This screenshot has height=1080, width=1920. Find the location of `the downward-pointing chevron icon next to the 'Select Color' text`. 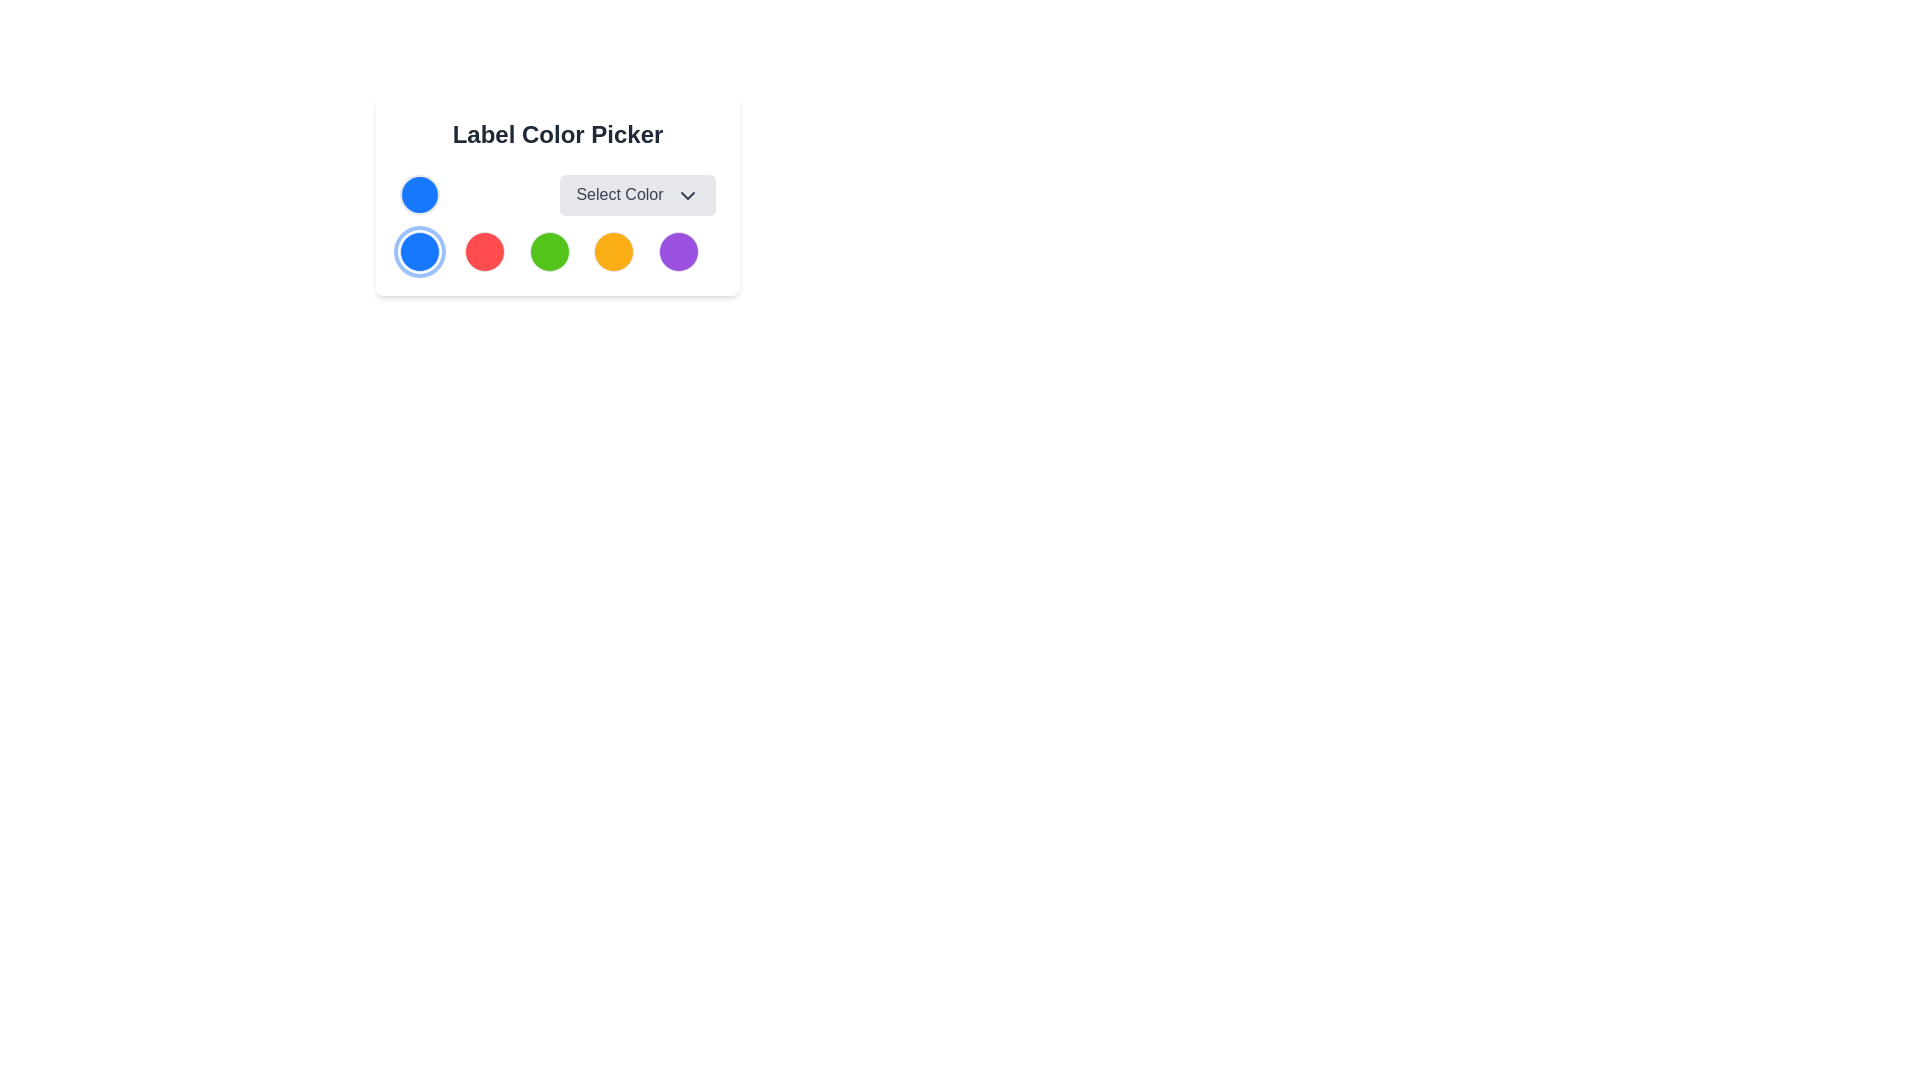

the downward-pointing chevron icon next to the 'Select Color' text is located at coordinates (687, 195).